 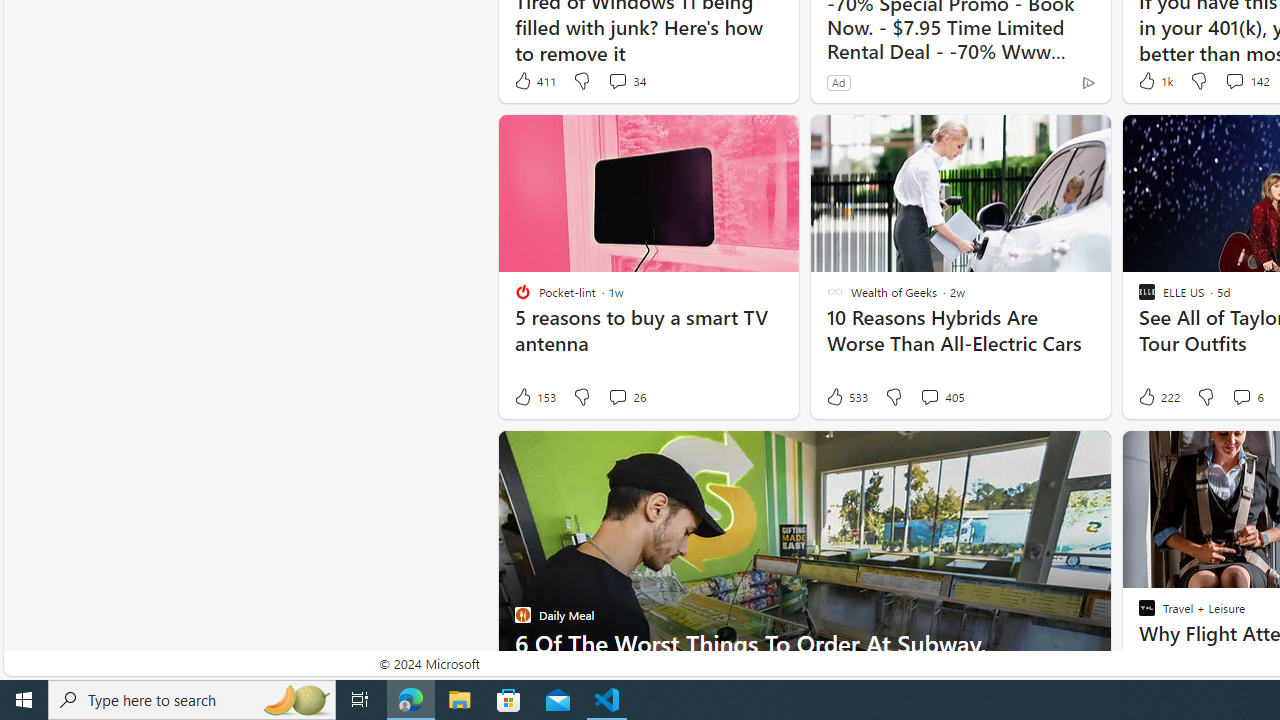 What do you see at coordinates (1154, 80) in the screenshot?
I see `'1k Like'` at bounding box center [1154, 80].